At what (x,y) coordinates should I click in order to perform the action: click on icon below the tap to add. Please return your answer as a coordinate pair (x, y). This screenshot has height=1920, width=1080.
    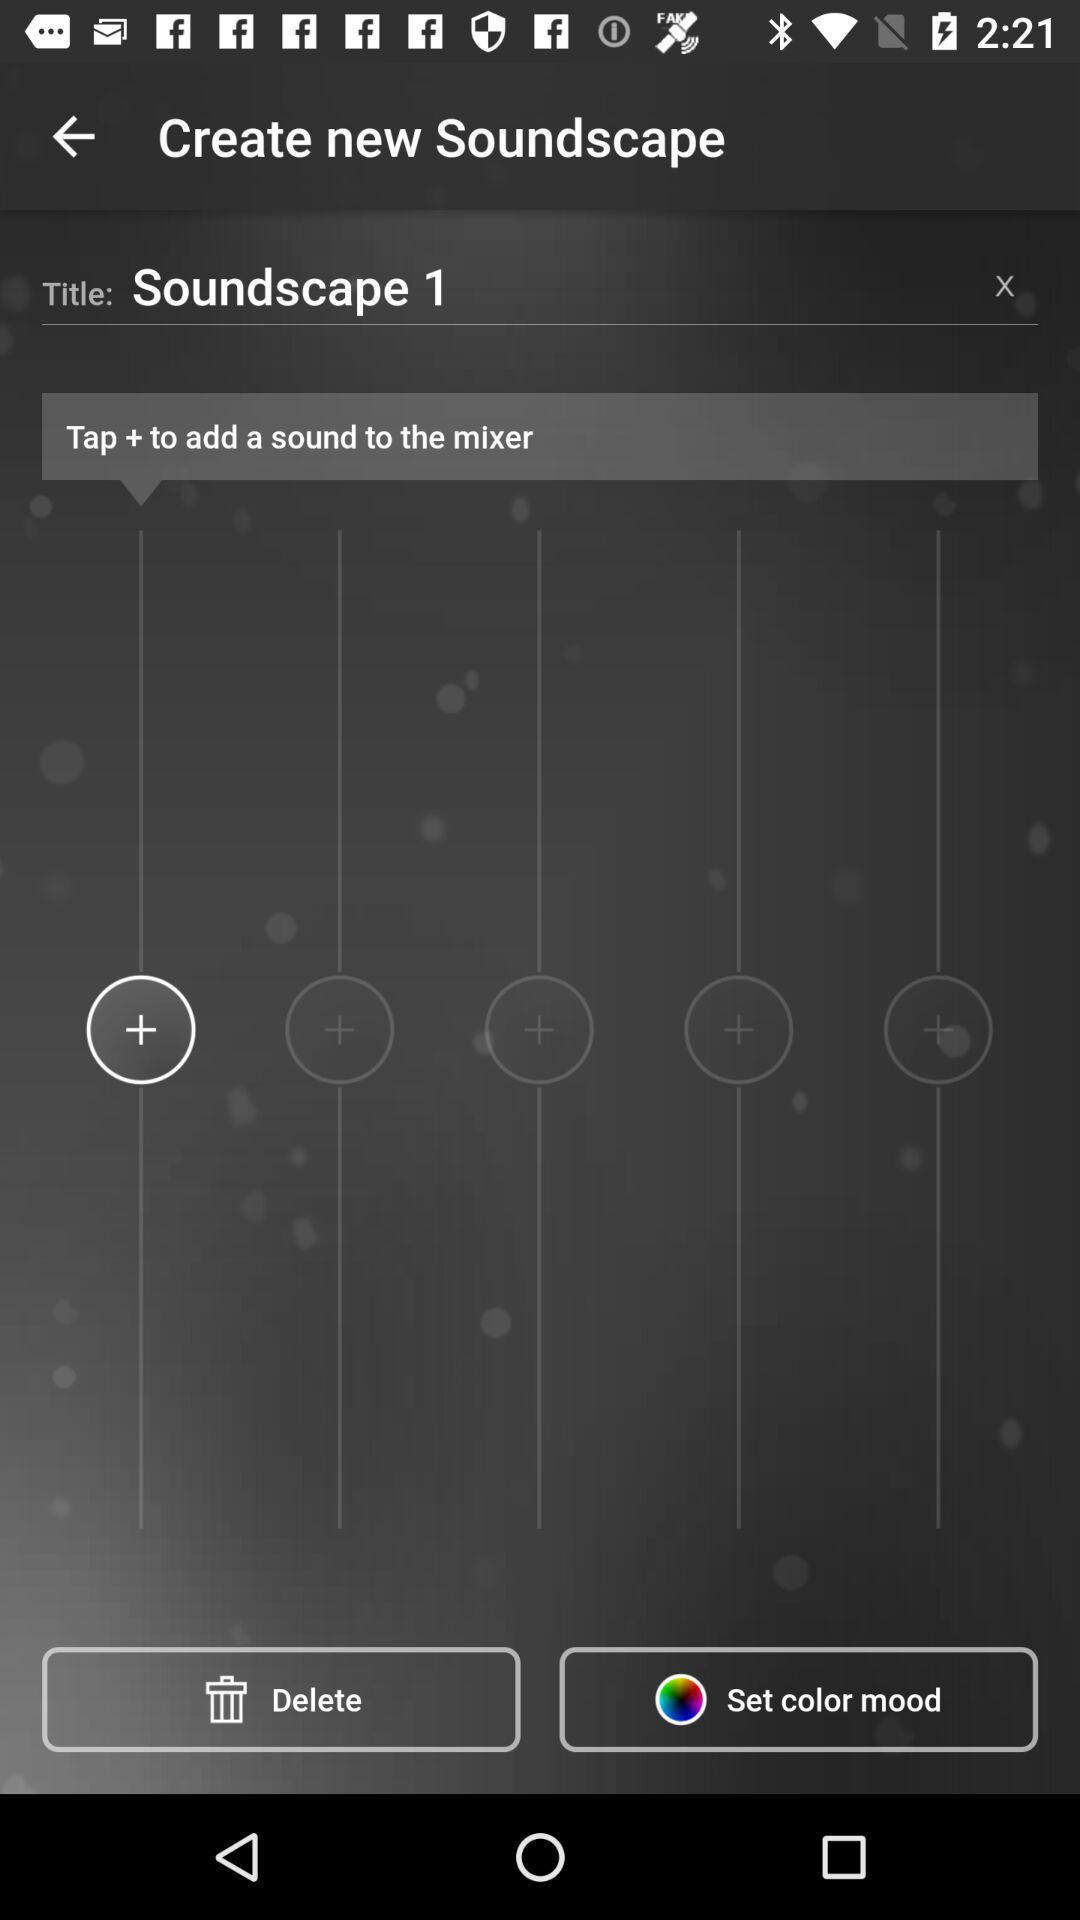
    Looking at the image, I should click on (938, 1029).